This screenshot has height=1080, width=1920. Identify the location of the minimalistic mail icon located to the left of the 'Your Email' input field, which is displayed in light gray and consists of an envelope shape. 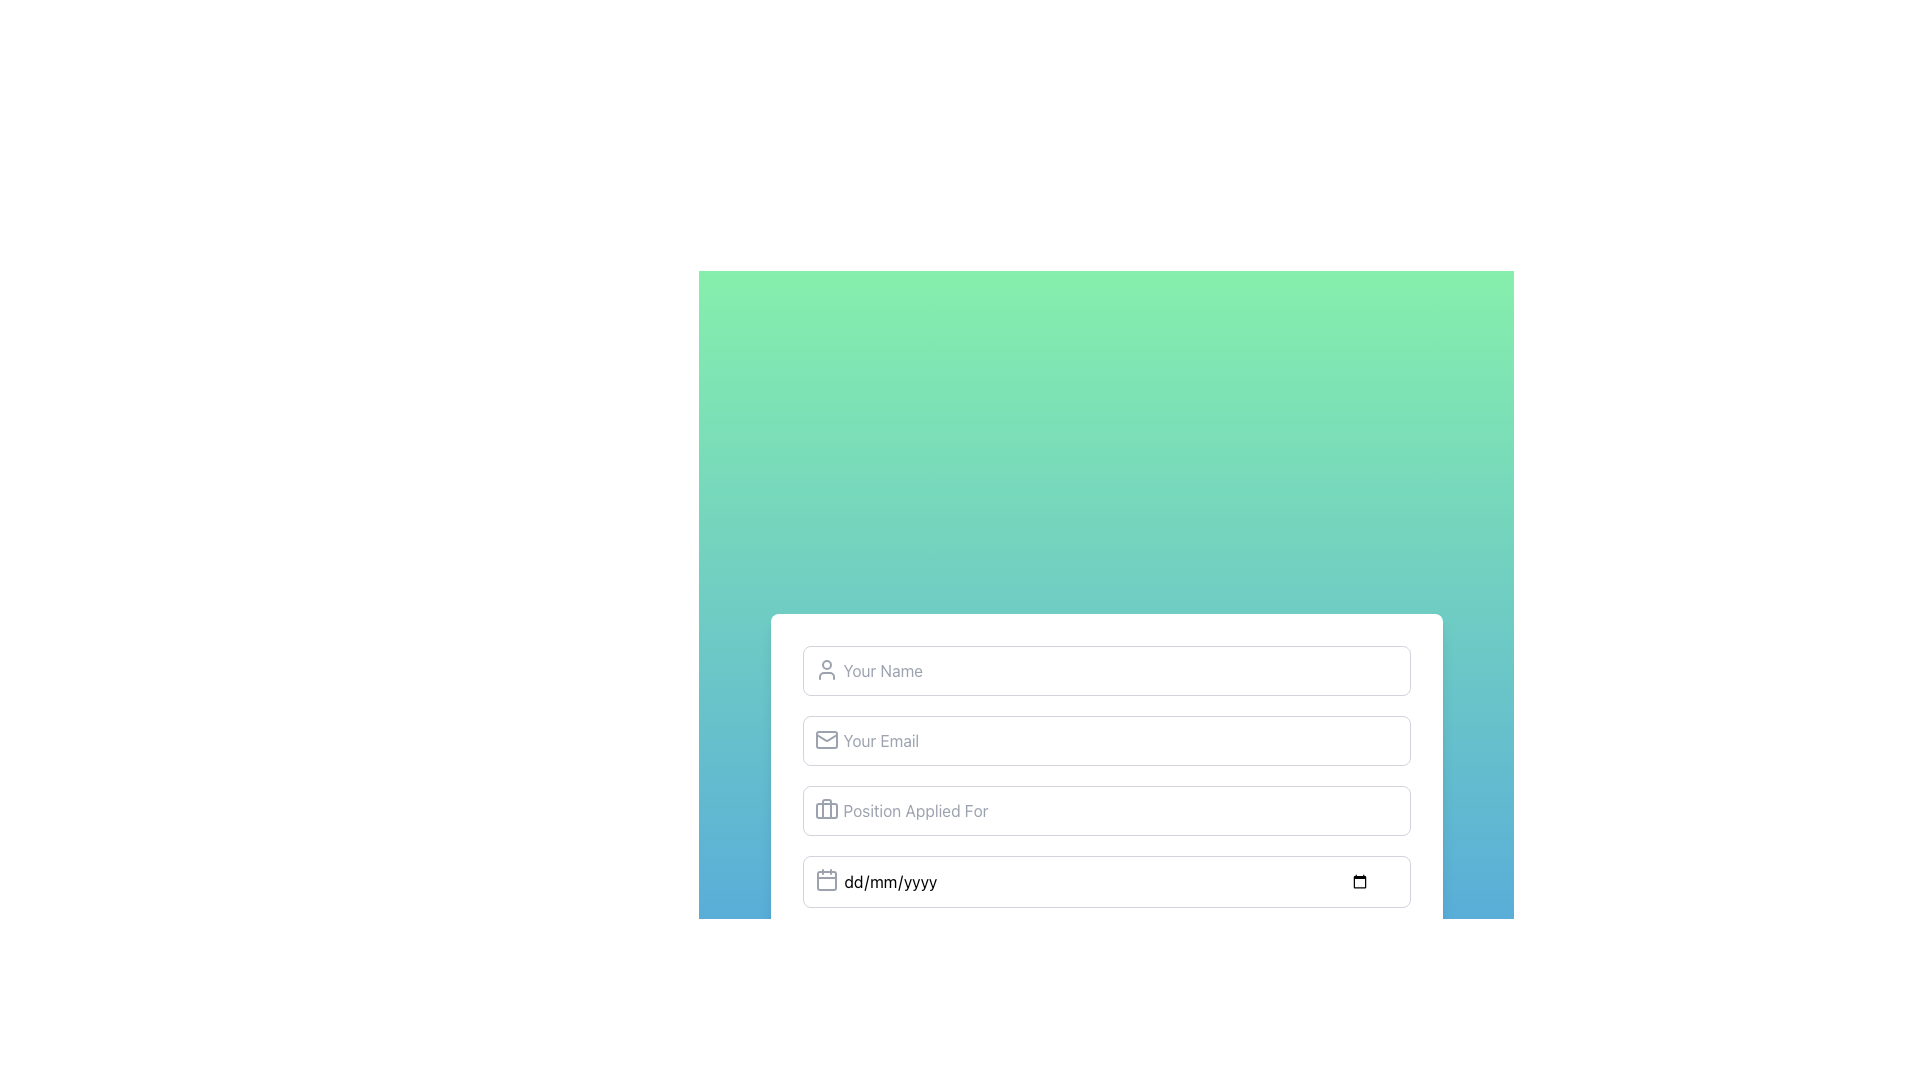
(826, 740).